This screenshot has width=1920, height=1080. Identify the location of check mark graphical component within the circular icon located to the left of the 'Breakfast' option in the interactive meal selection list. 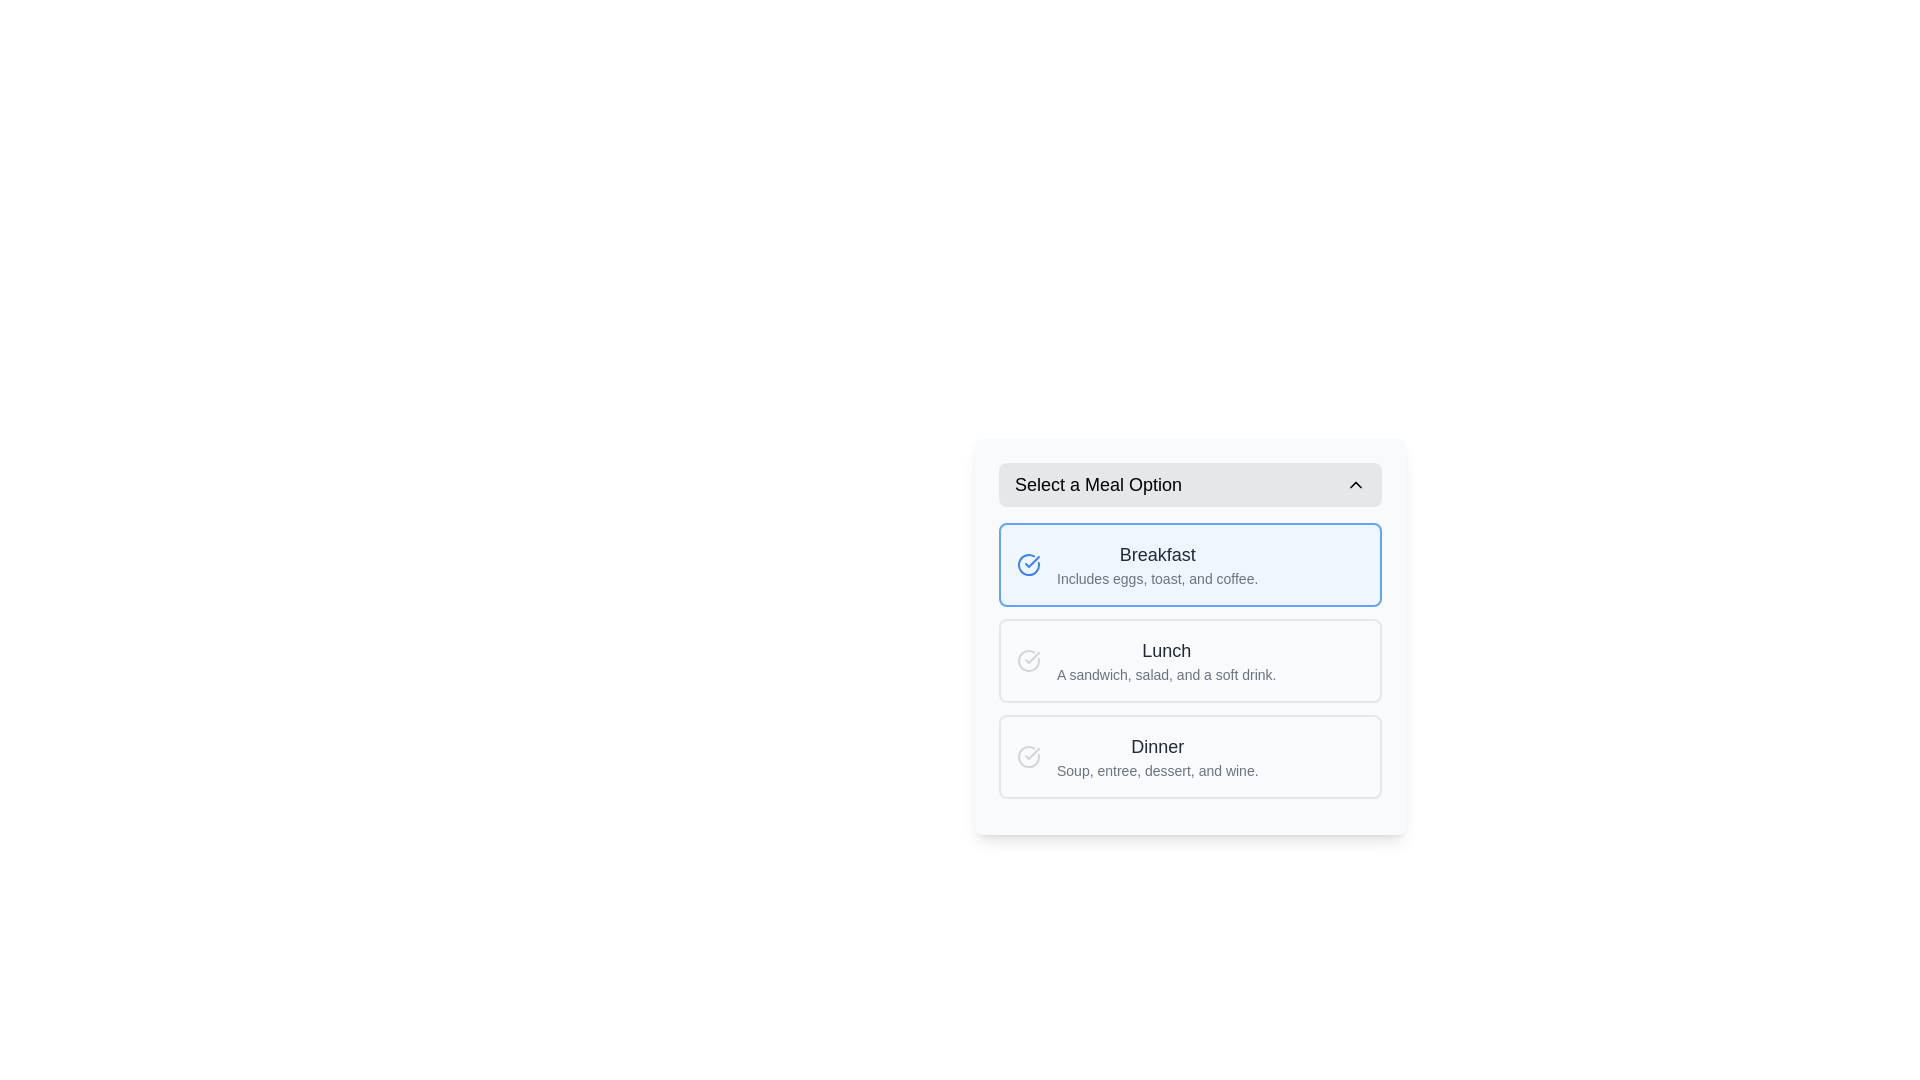
(1032, 753).